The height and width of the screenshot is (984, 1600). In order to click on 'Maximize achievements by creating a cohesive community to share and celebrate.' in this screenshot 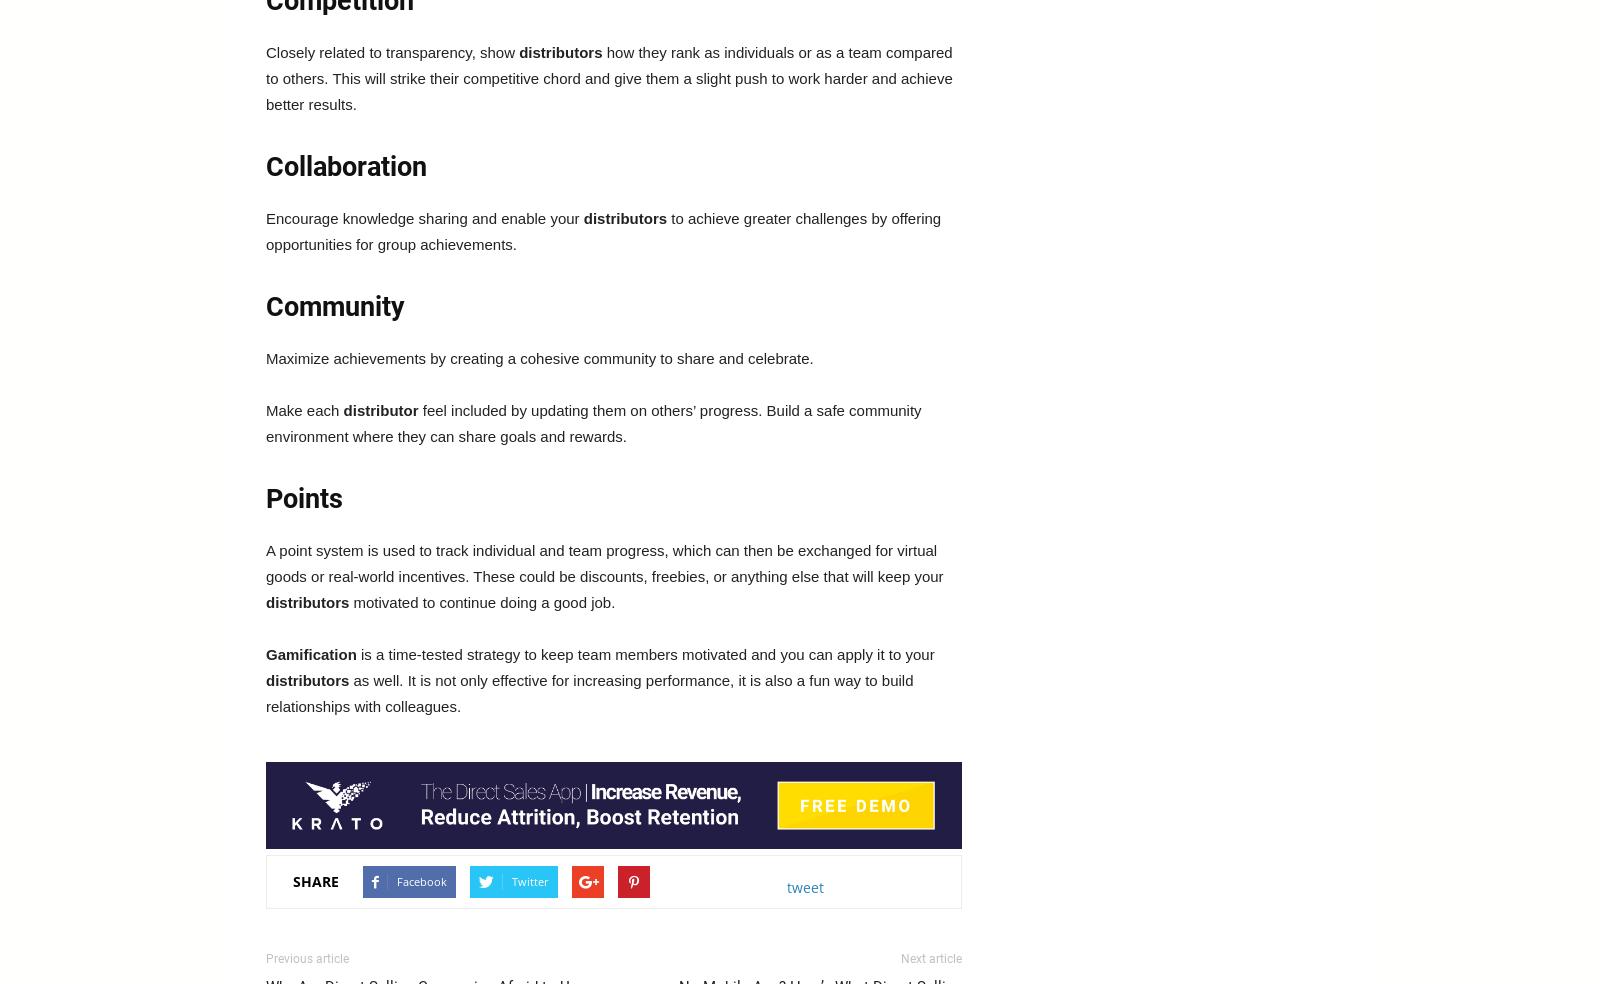, I will do `click(538, 357)`.